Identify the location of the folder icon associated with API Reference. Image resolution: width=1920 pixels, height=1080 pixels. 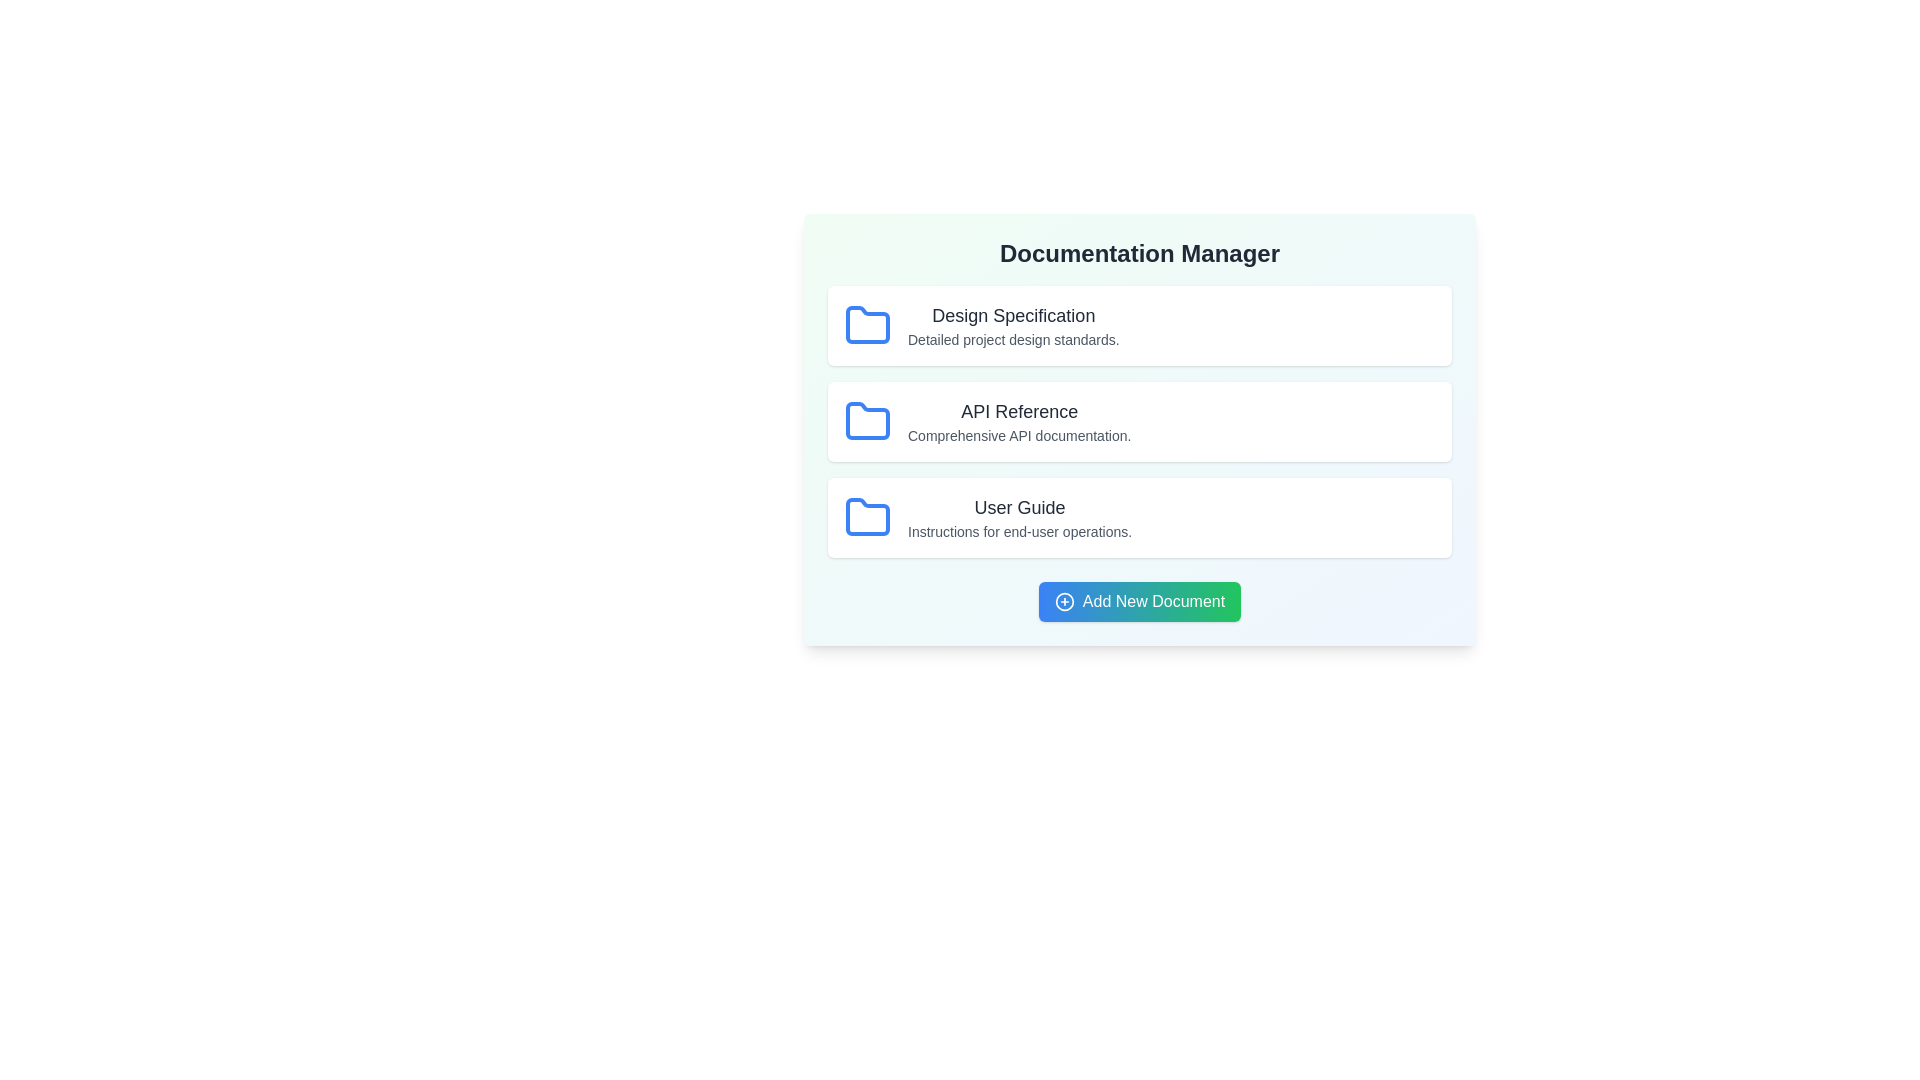
(868, 420).